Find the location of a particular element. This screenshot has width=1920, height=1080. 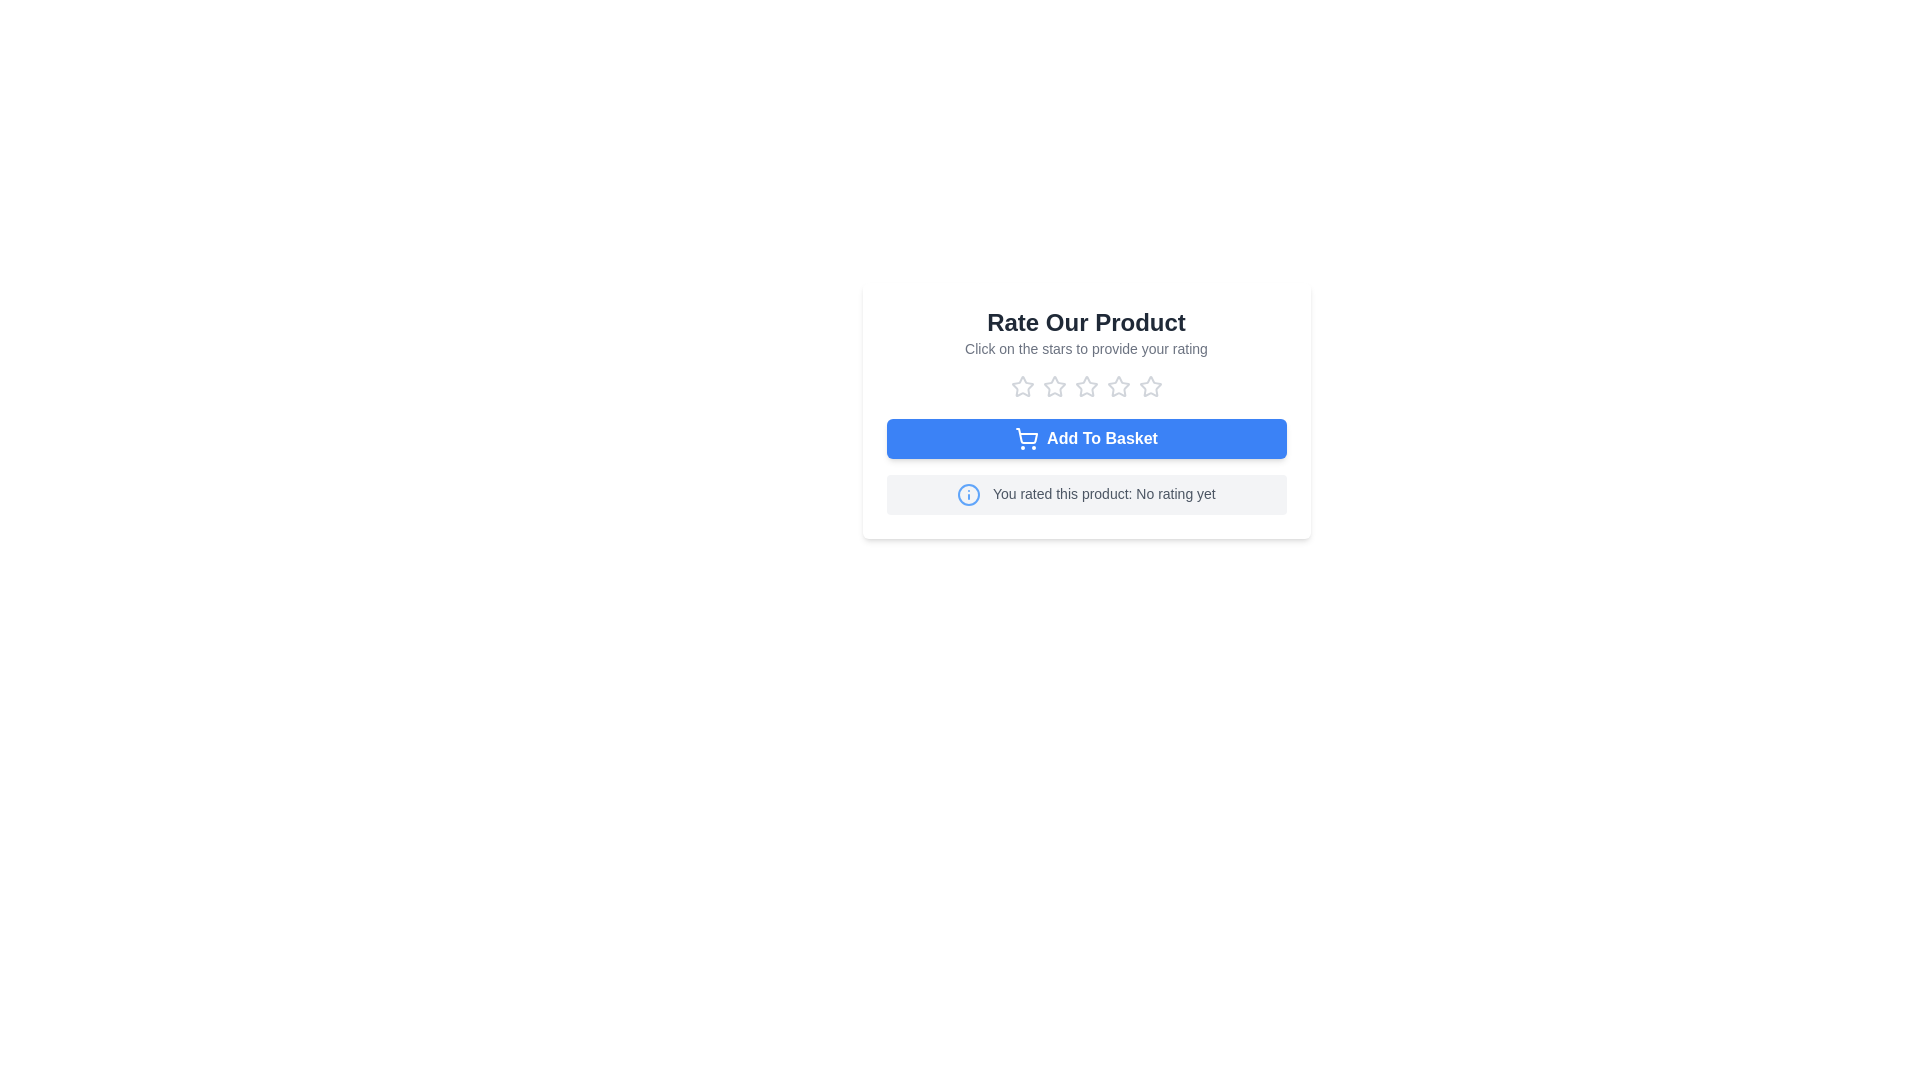

the shopping cart icon within the 'Add To Basket' button, which is centrally located in the button's layout is located at coordinates (1027, 434).